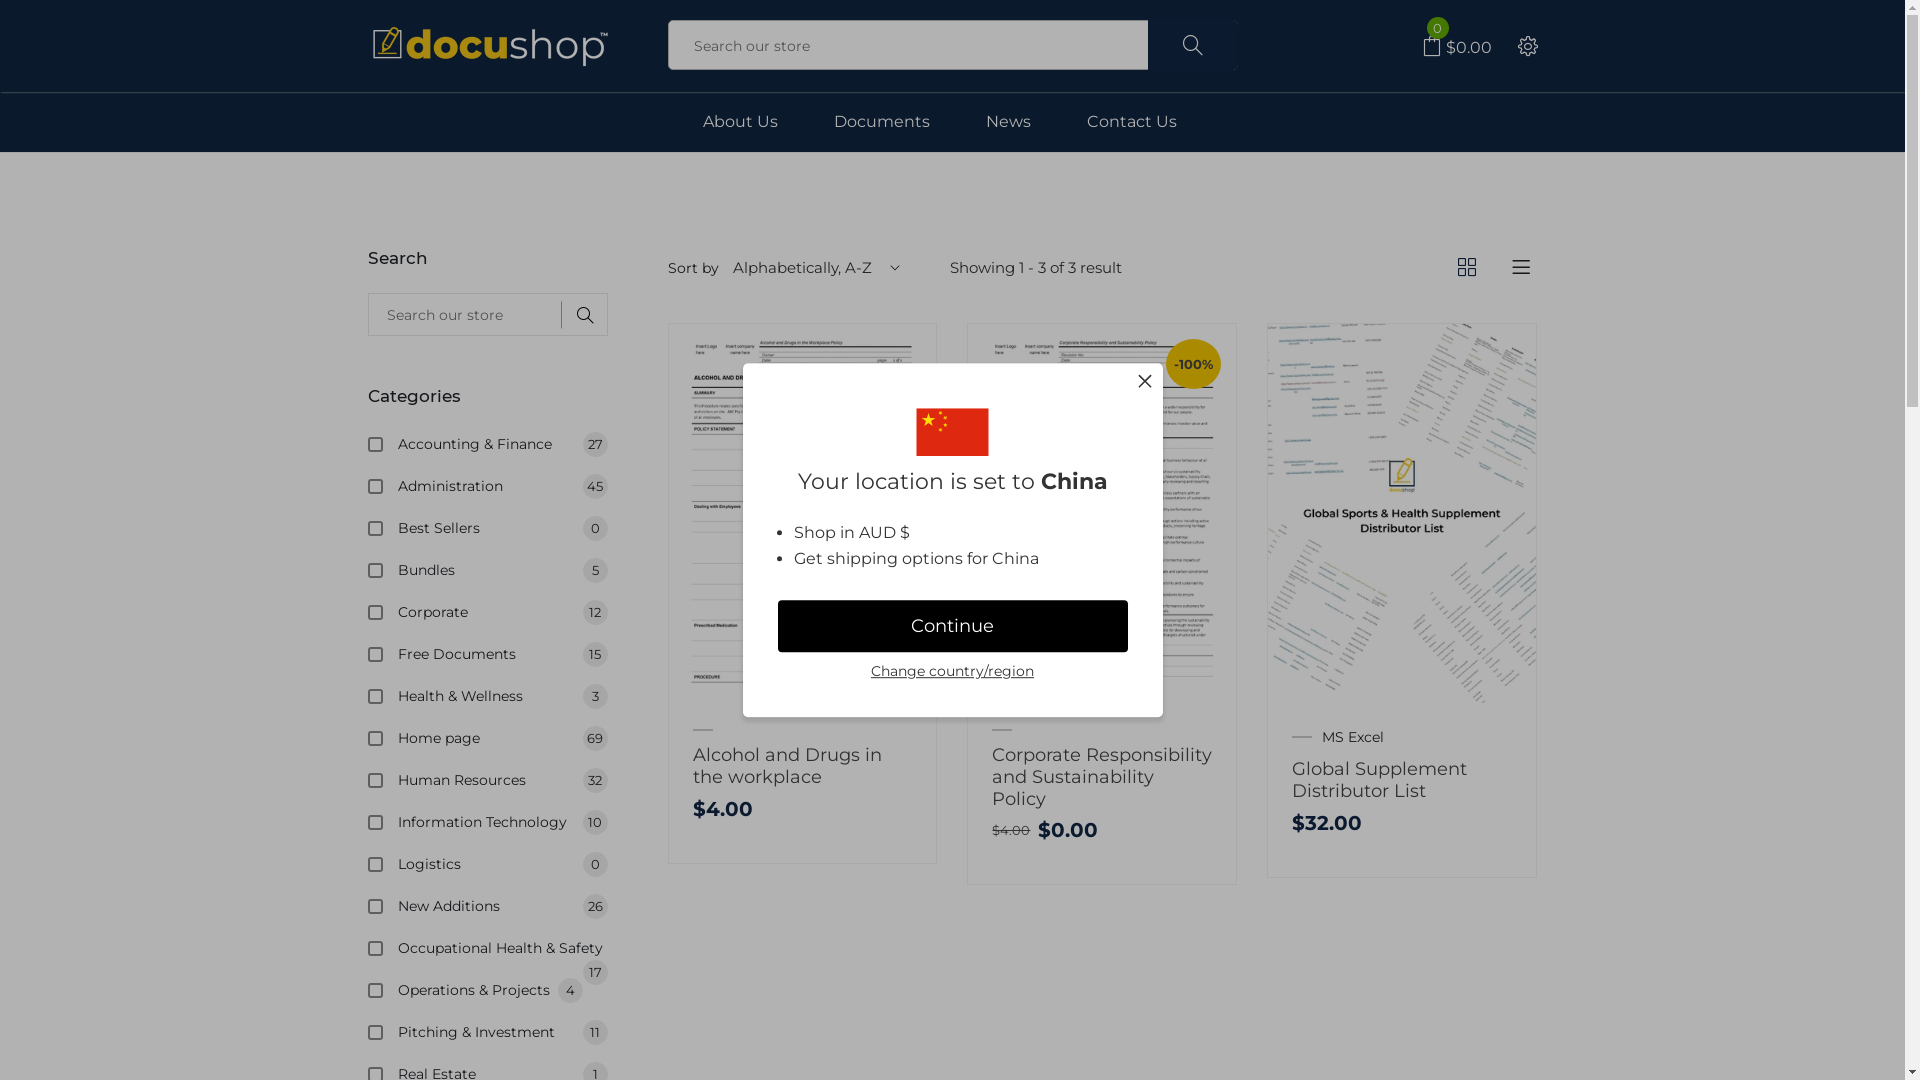 This screenshot has height=1080, width=1920. I want to click on 'Human Resources, so click(503, 778).